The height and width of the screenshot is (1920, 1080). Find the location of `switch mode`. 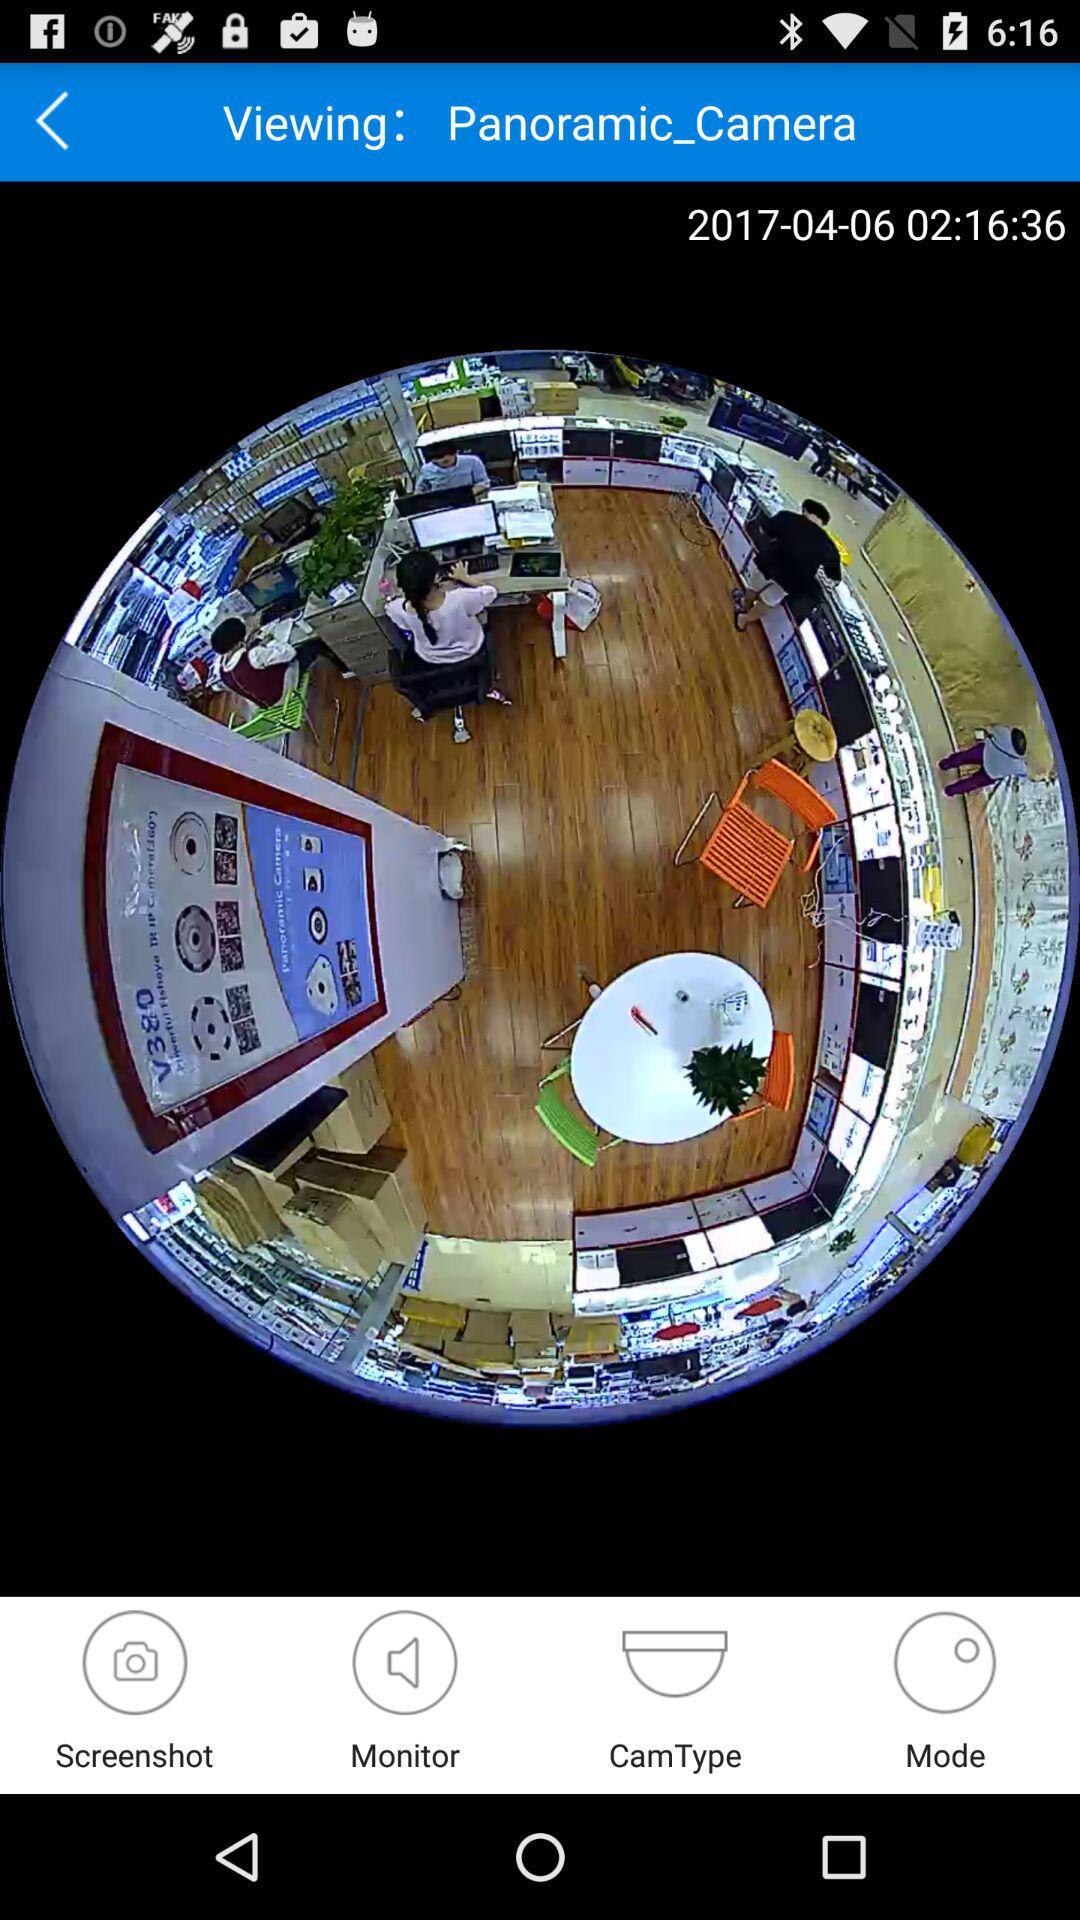

switch mode is located at coordinates (945, 1662).